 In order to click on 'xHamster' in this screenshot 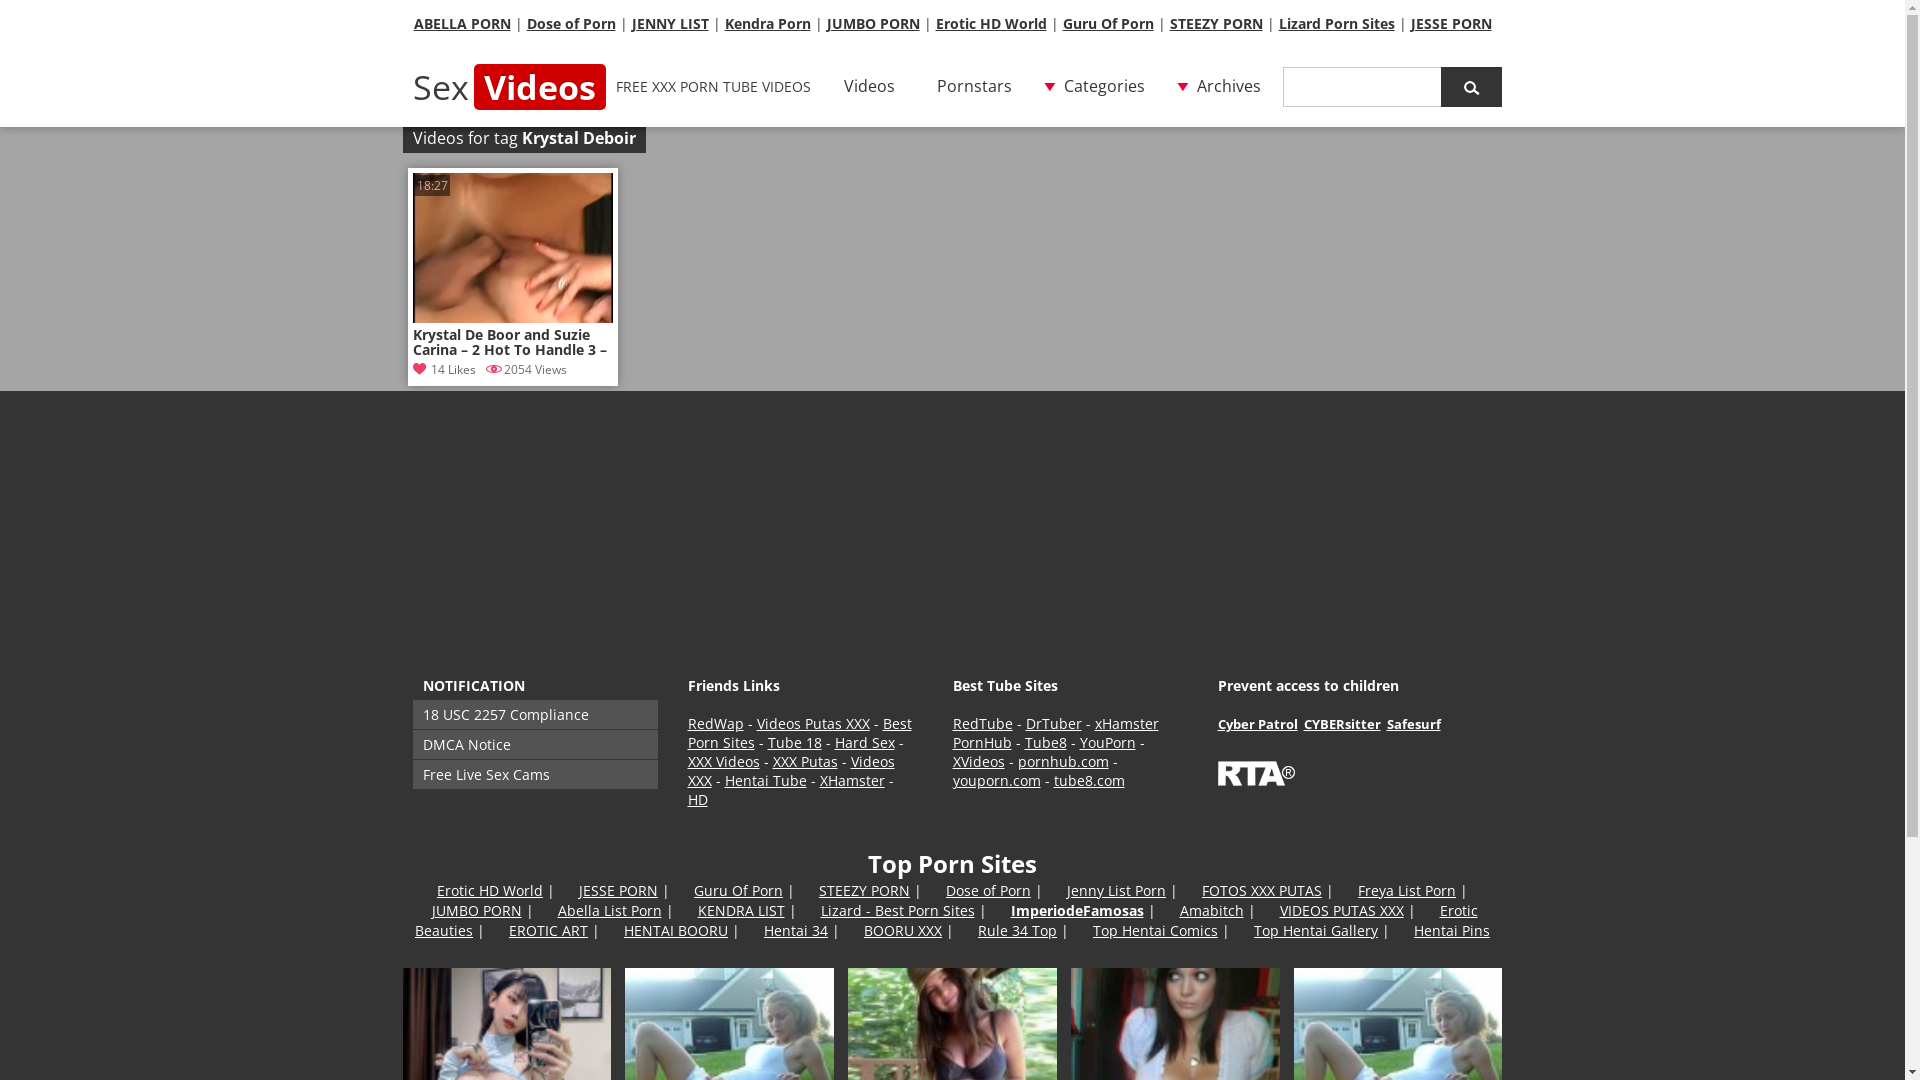, I will do `click(1126, 723)`.